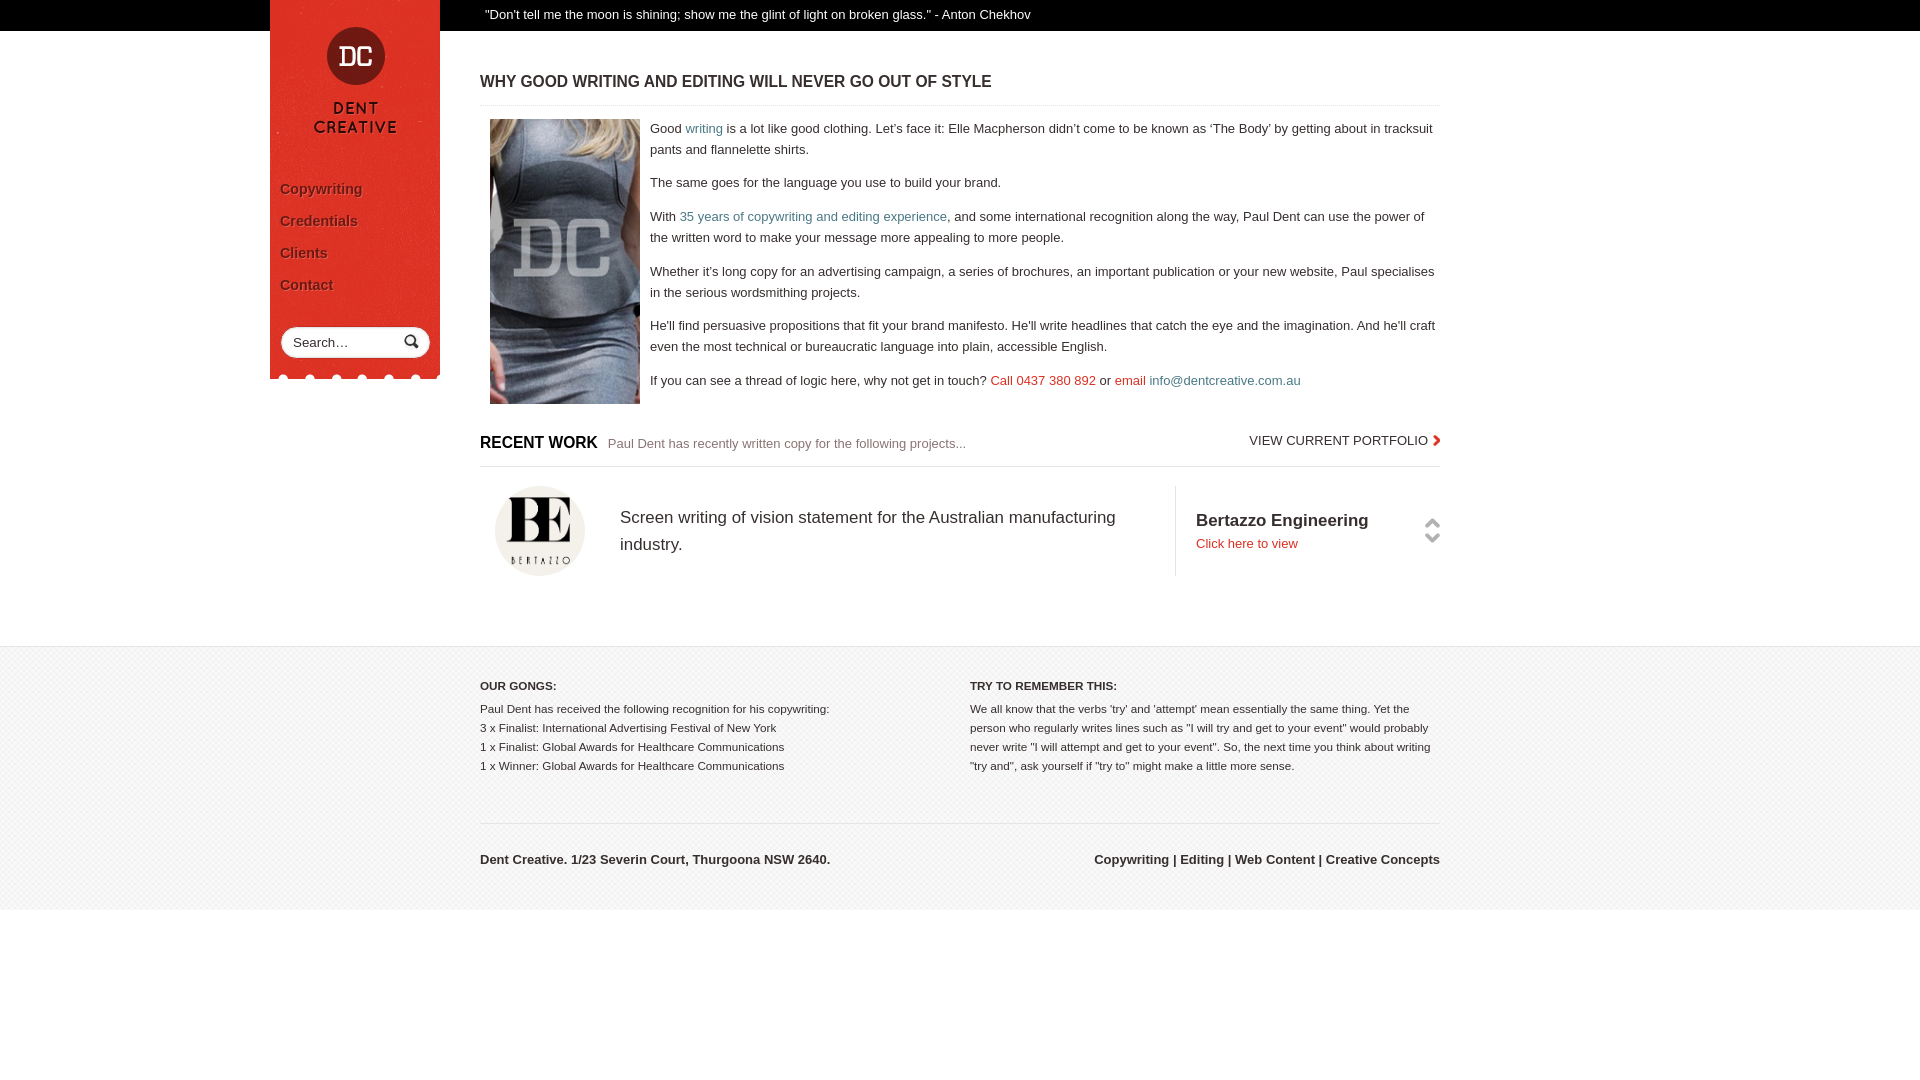 This screenshot has height=1080, width=1920. What do you see at coordinates (1223, 380) in the screenshot?
I see `'info@dentcreative.com.au'` at bounding box center [1223, 380].